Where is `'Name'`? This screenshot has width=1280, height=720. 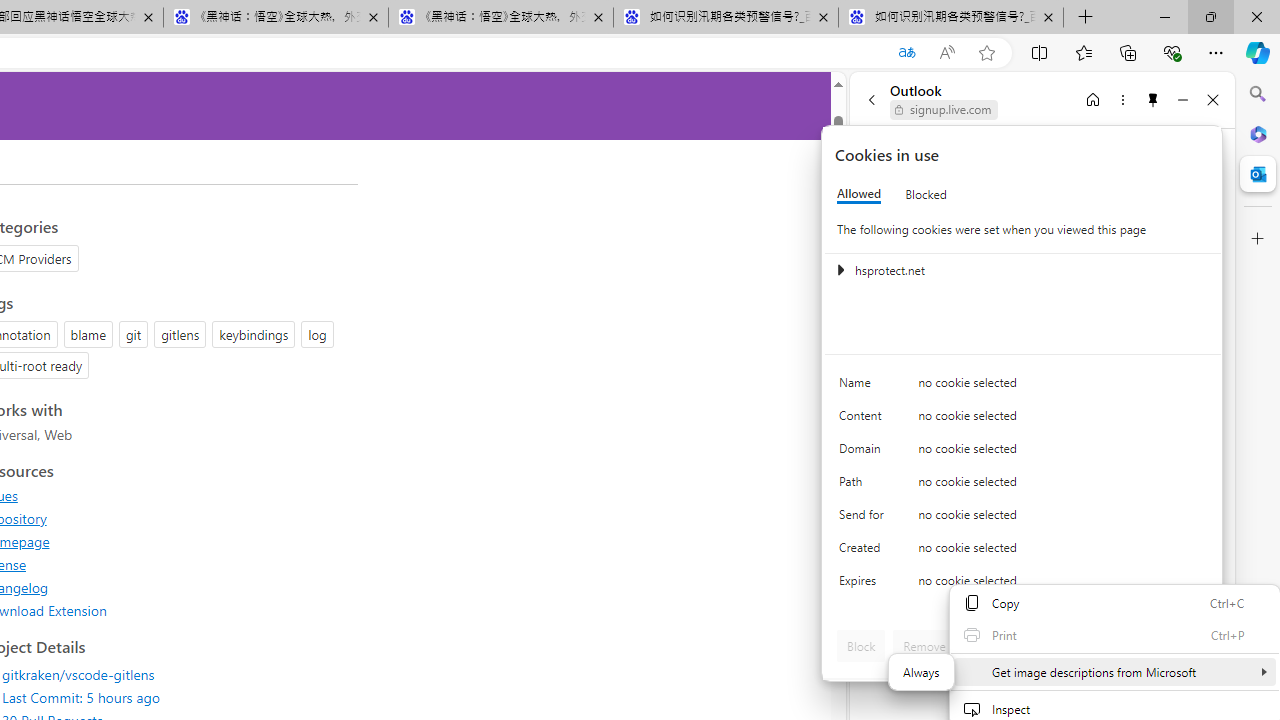
'Name' is located at coordinates (865, 387).